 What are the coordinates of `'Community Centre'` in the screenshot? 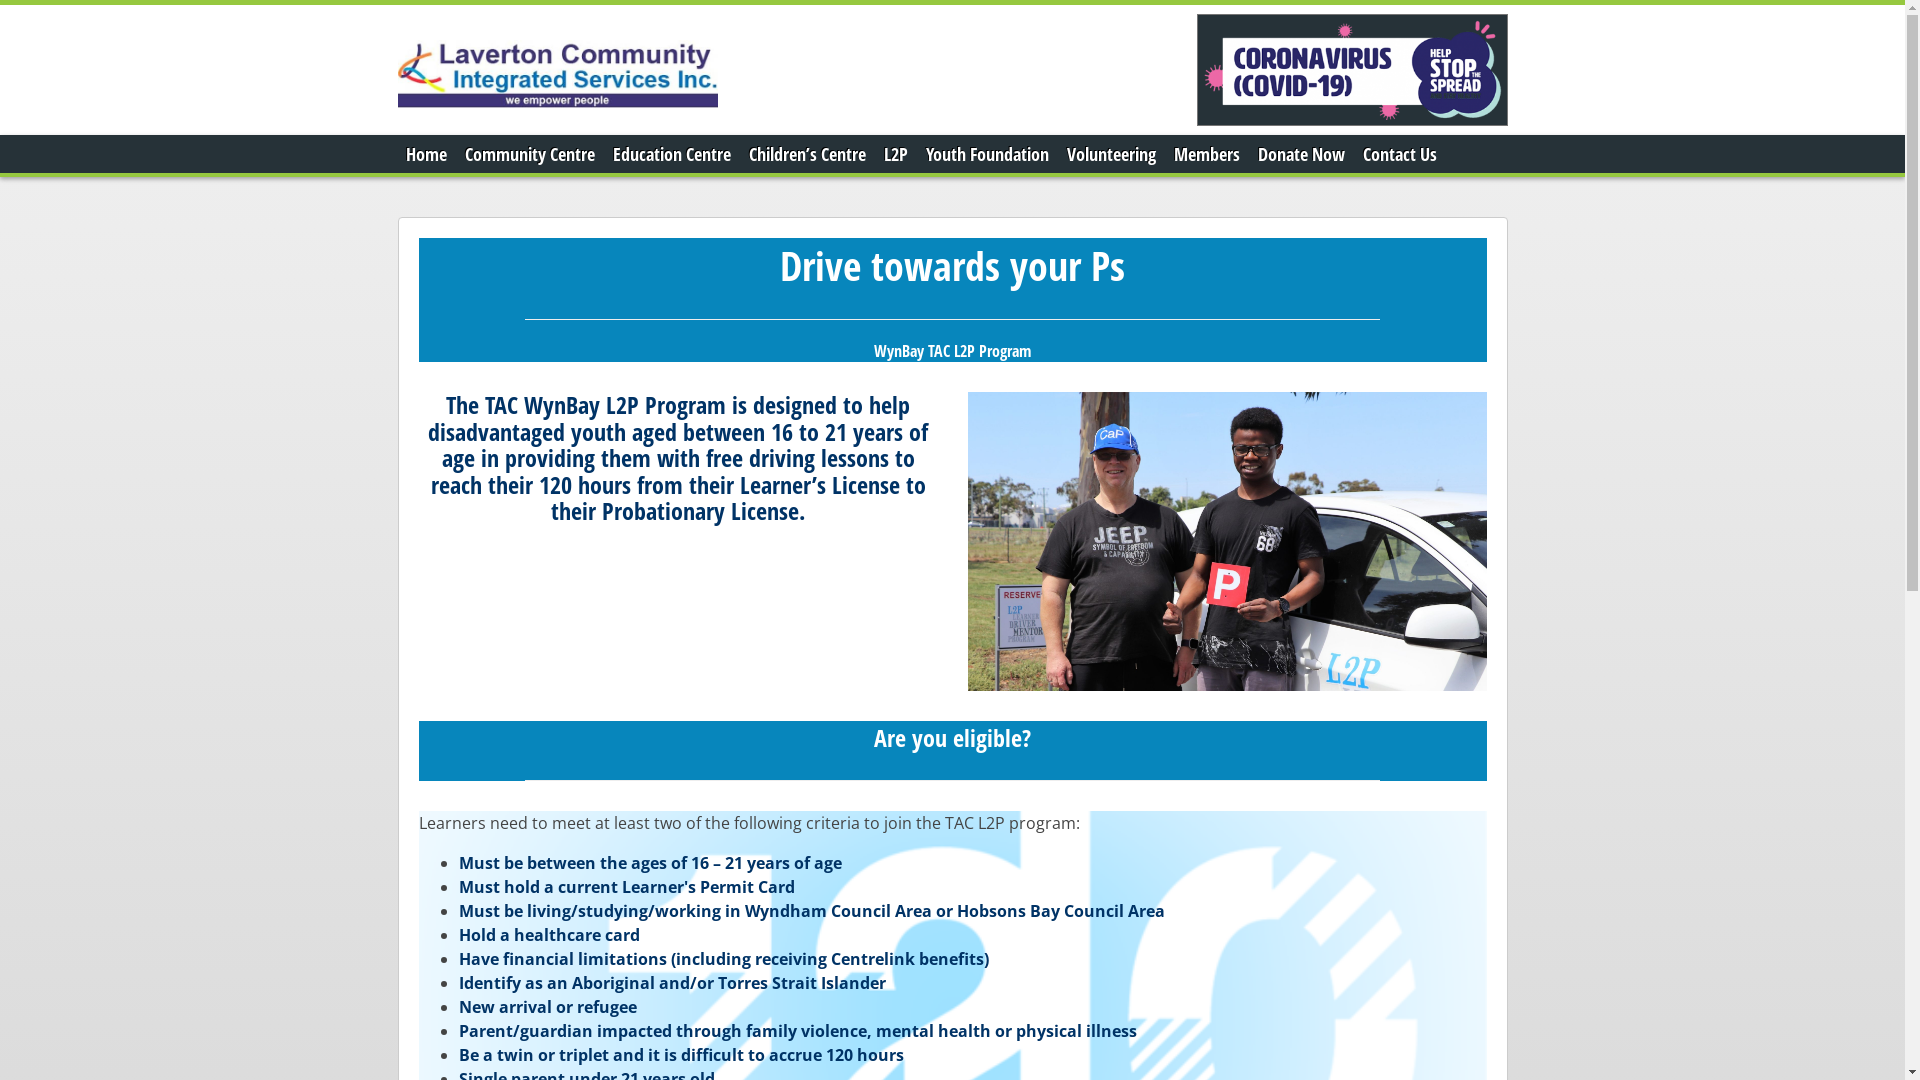 It's located at (528, 153).